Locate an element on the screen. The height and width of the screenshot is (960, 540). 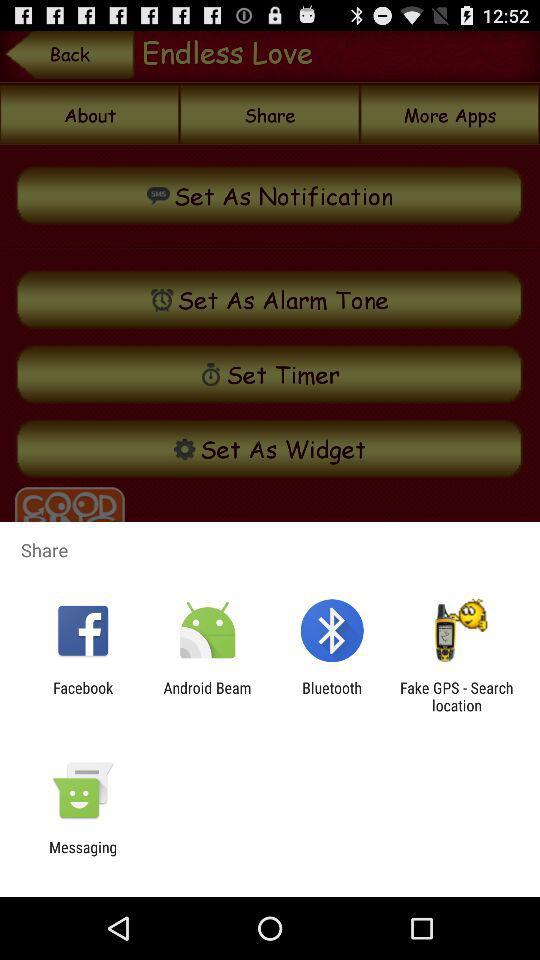
messaging is located at coordinates (82, 855).